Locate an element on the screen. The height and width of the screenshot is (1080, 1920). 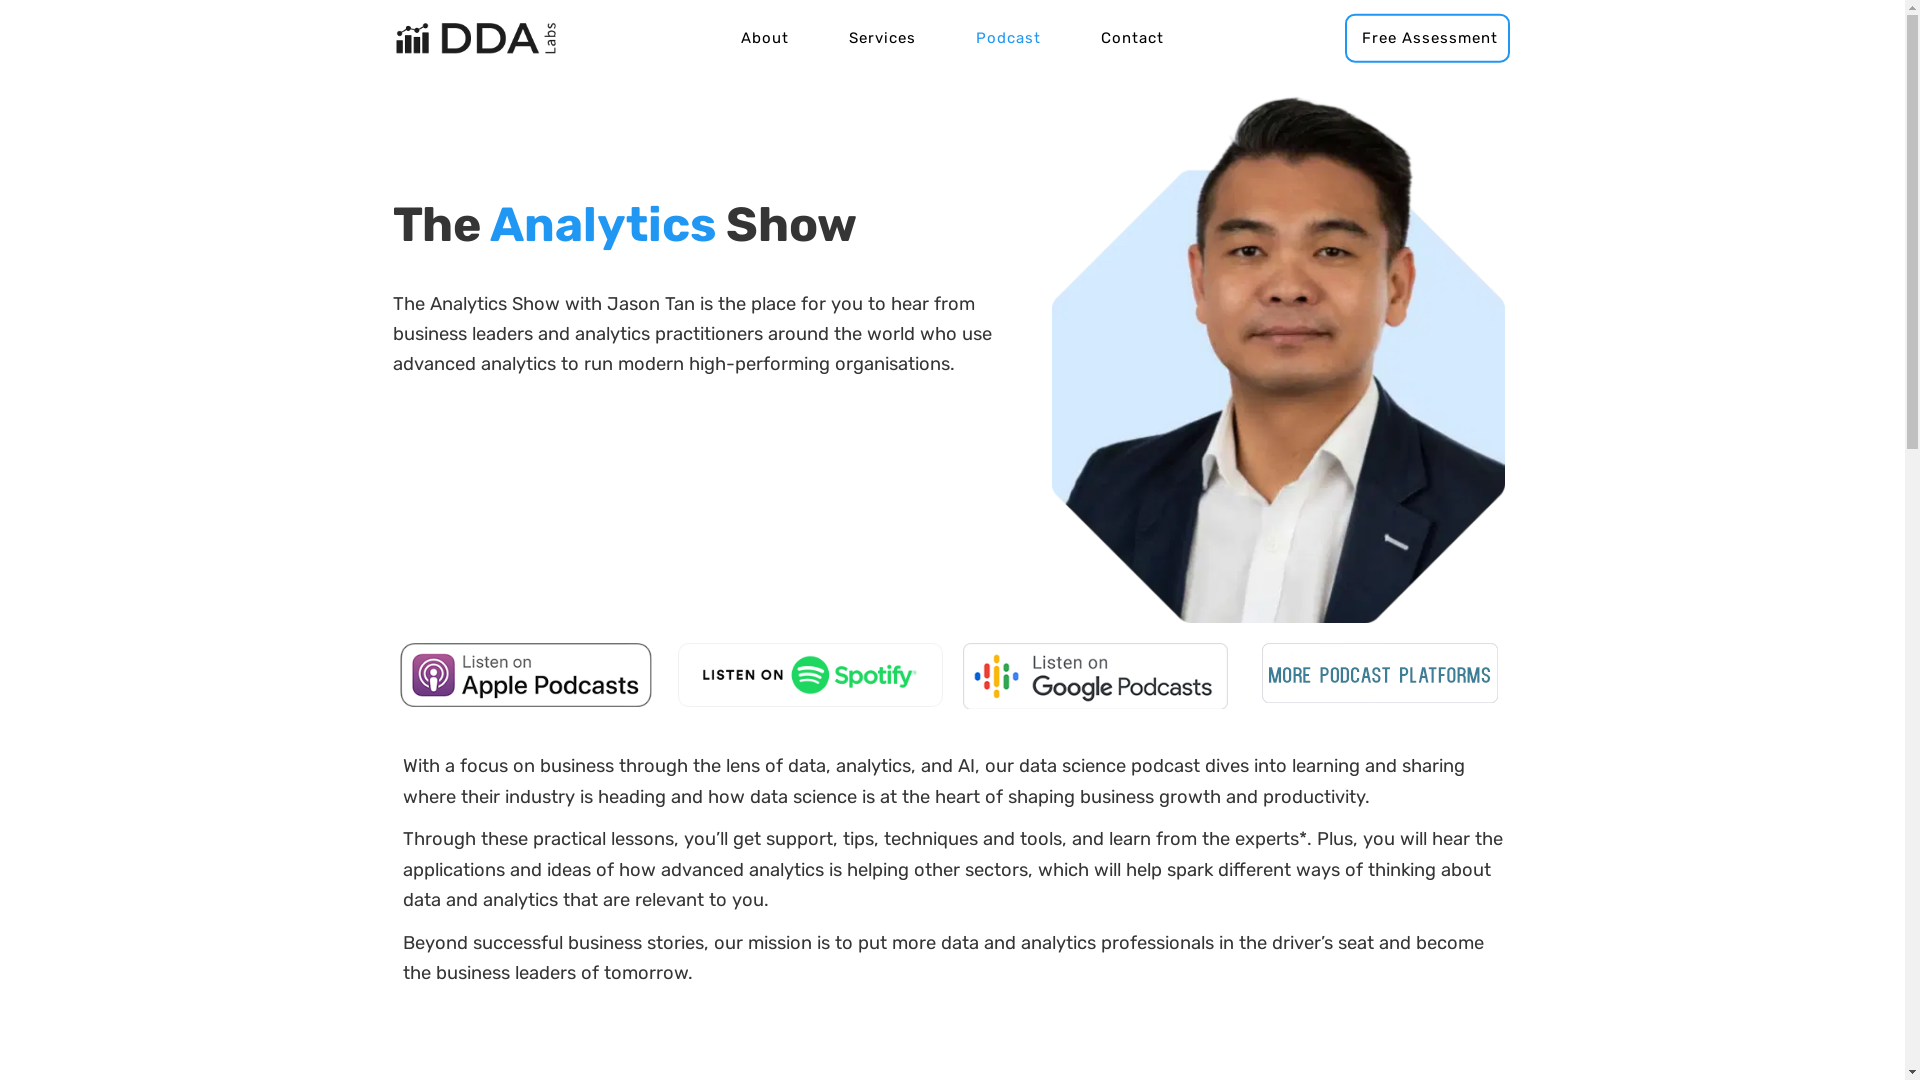
'Services' is located at coordinates (881, 38).